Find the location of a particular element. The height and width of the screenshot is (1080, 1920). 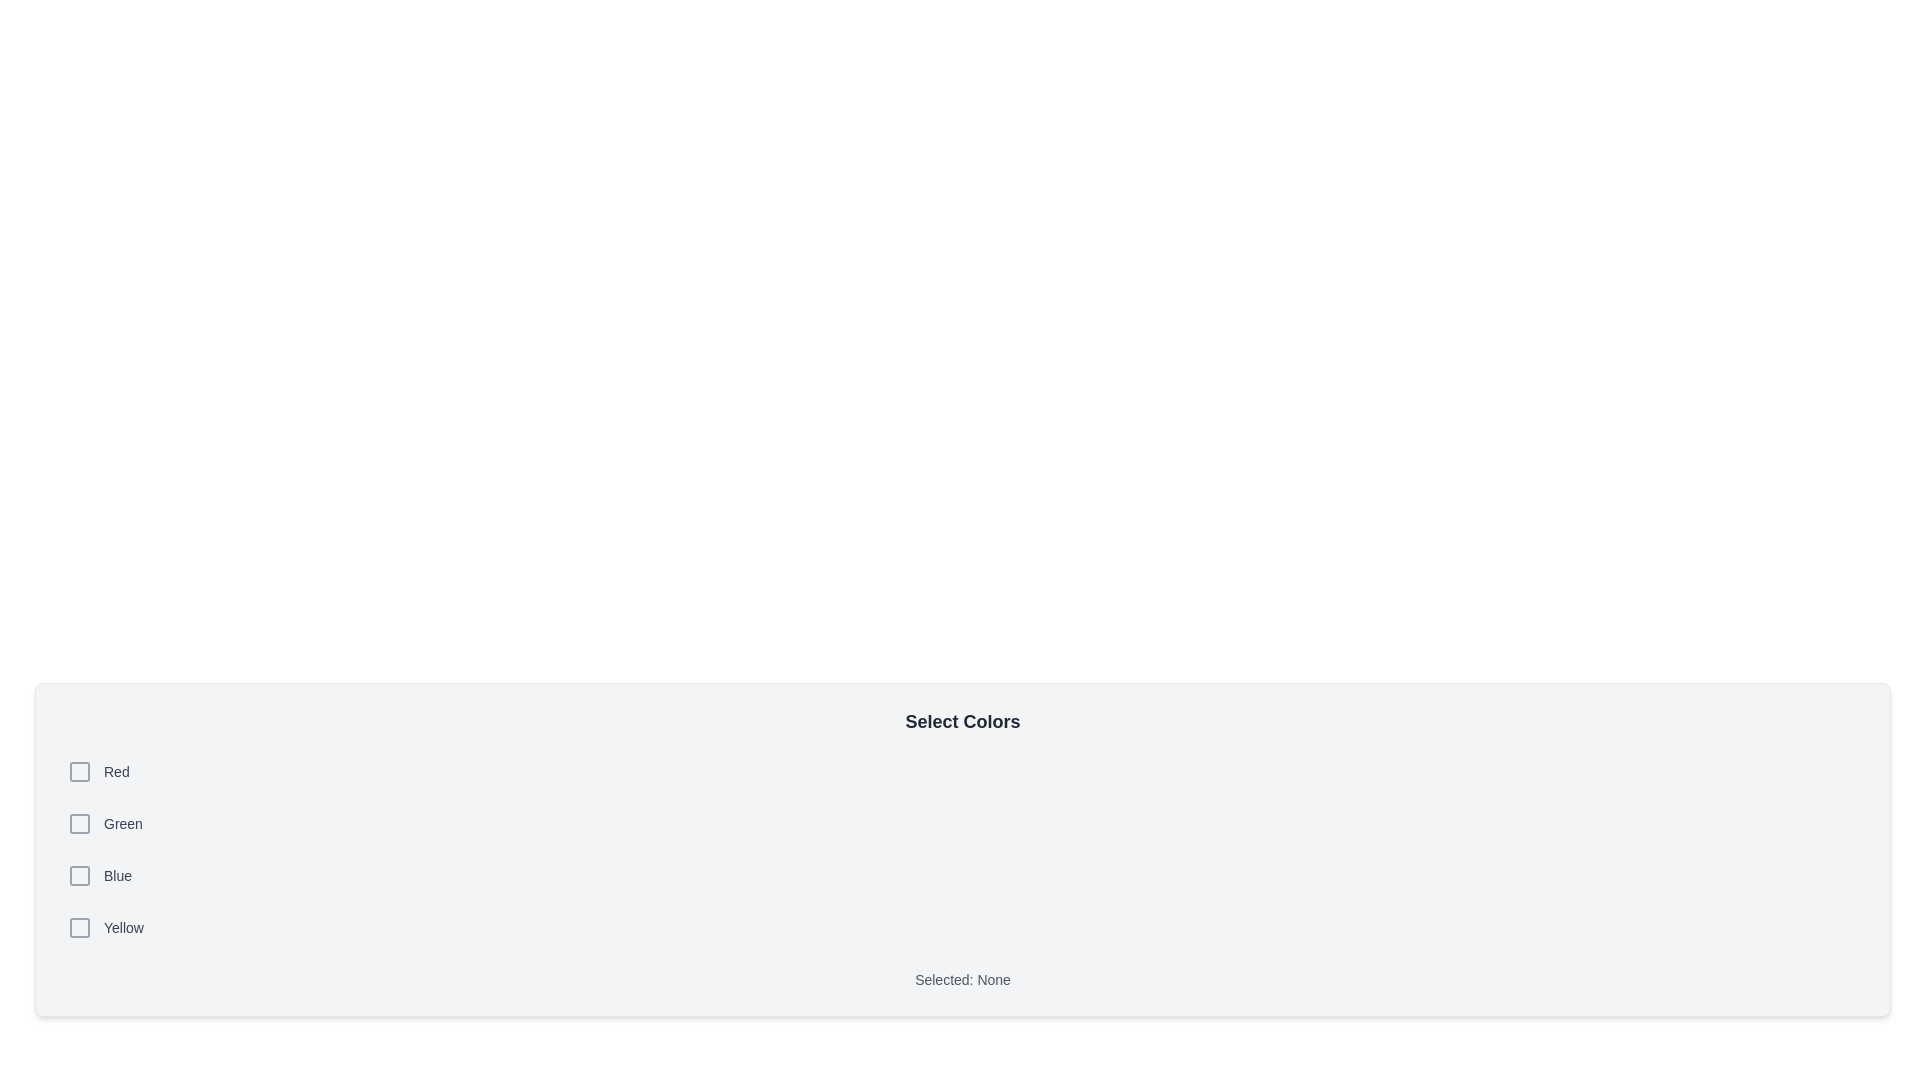

the checkbox indicator labeled 'Yellow' for accessibility navigation is located at coordinates (80, 928).